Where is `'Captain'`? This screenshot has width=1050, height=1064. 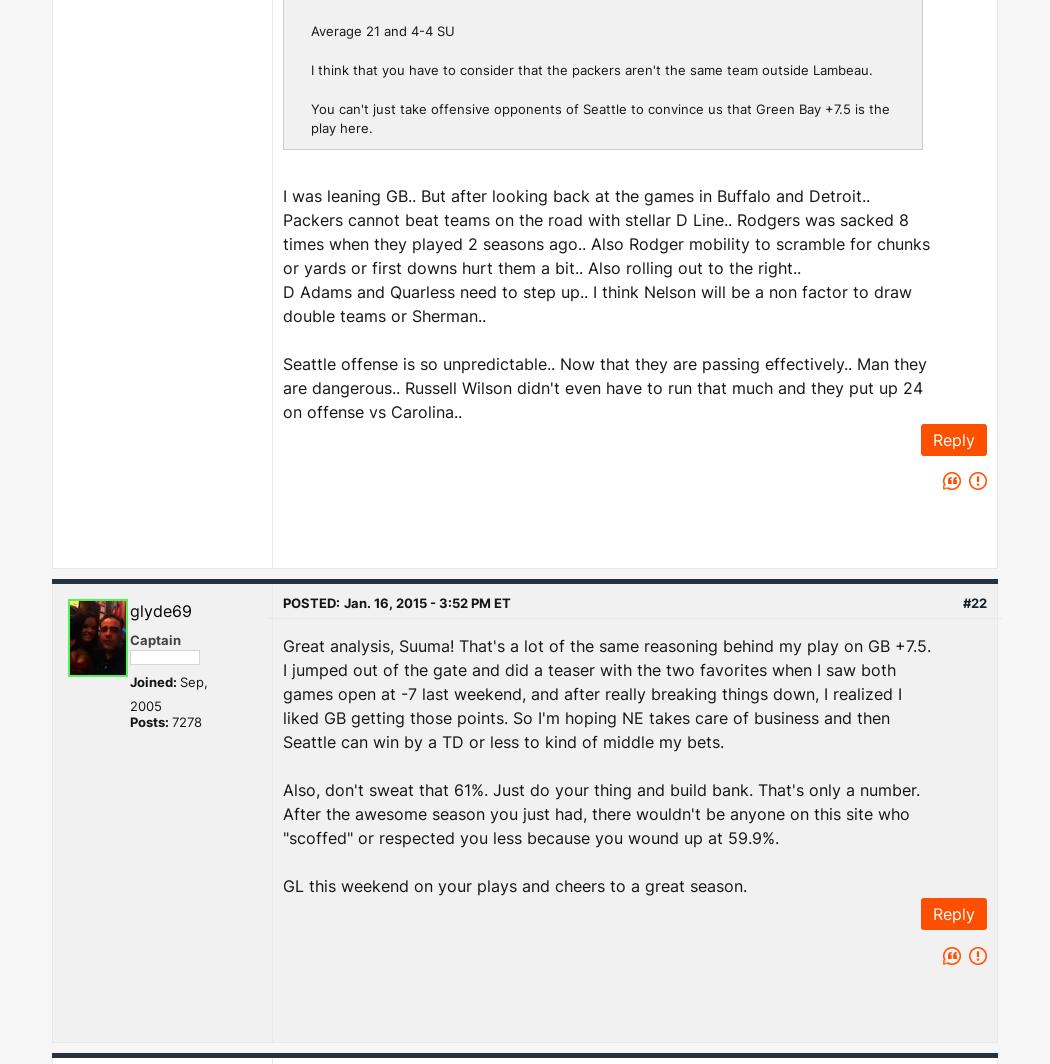
'Captain' is located at coordinates (155, 639).